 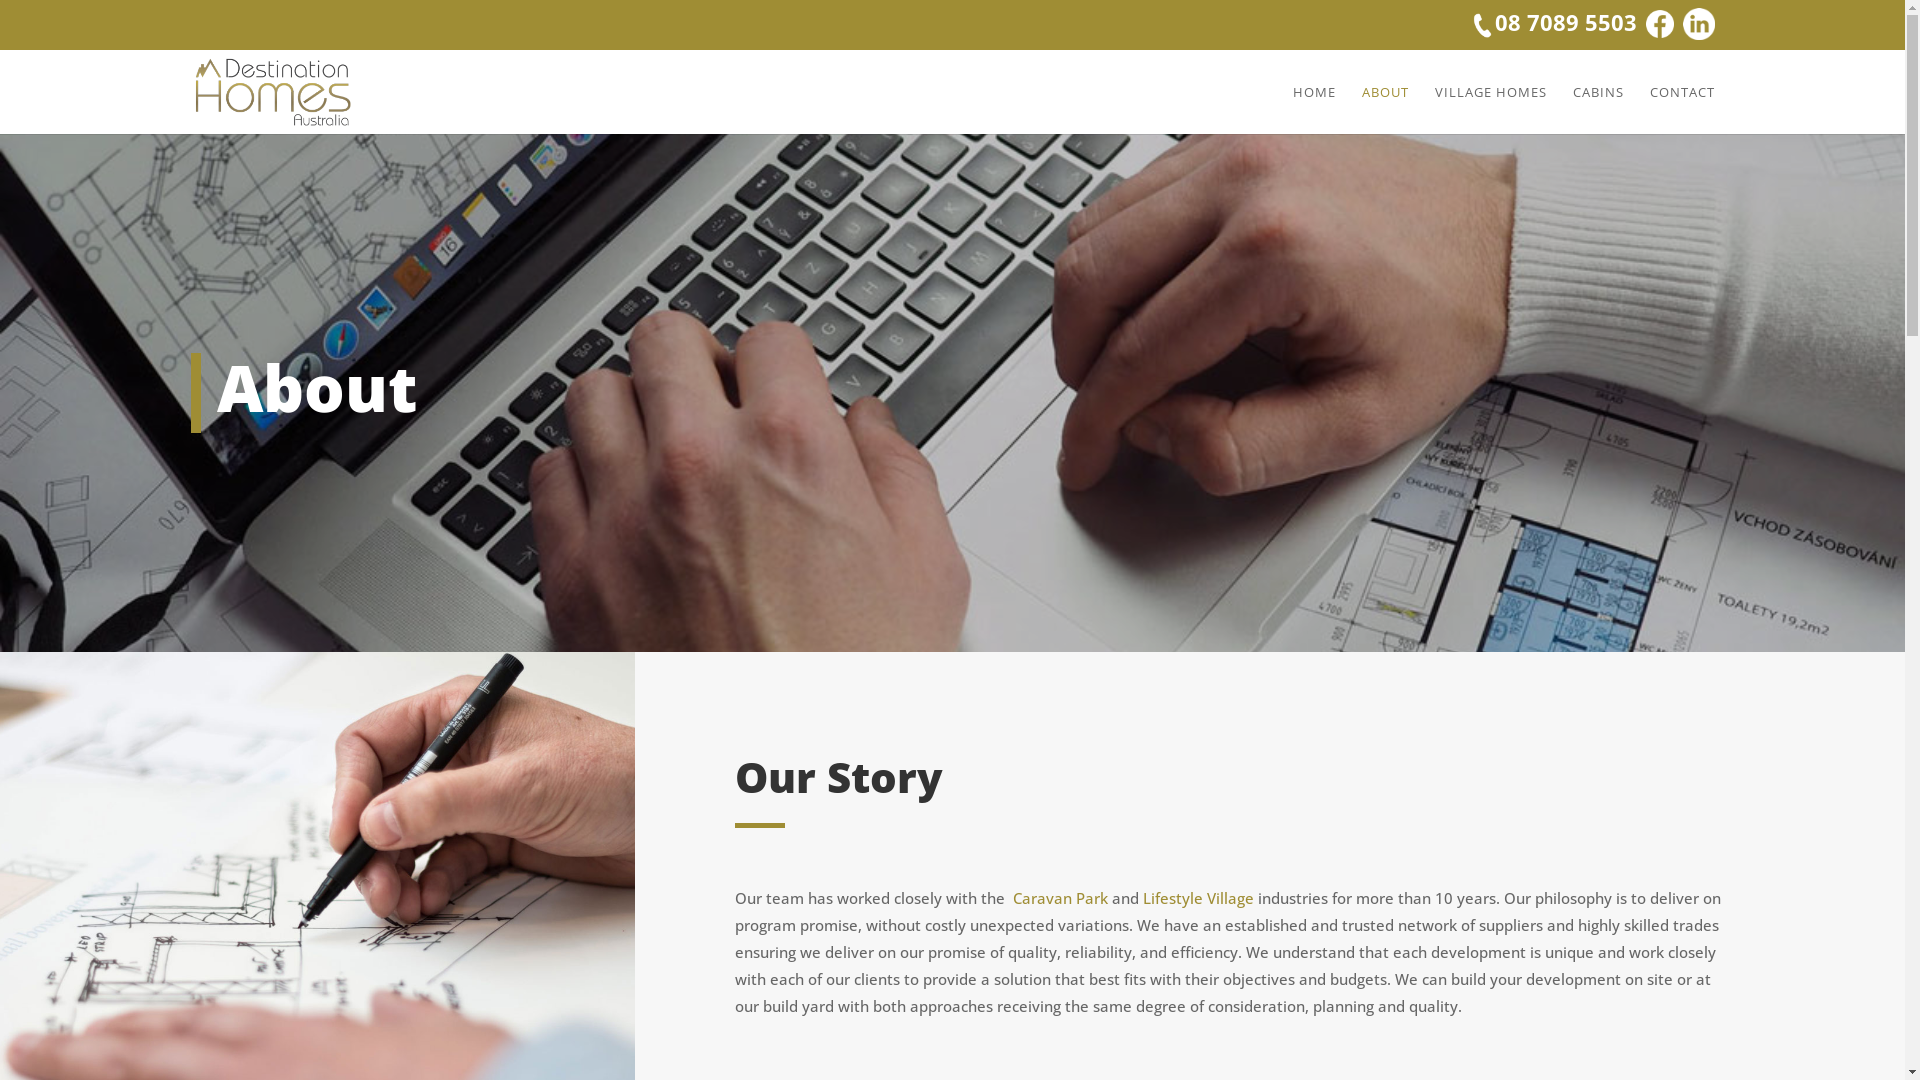 I want to click on 'HOME', so click(x=1313, y=109).